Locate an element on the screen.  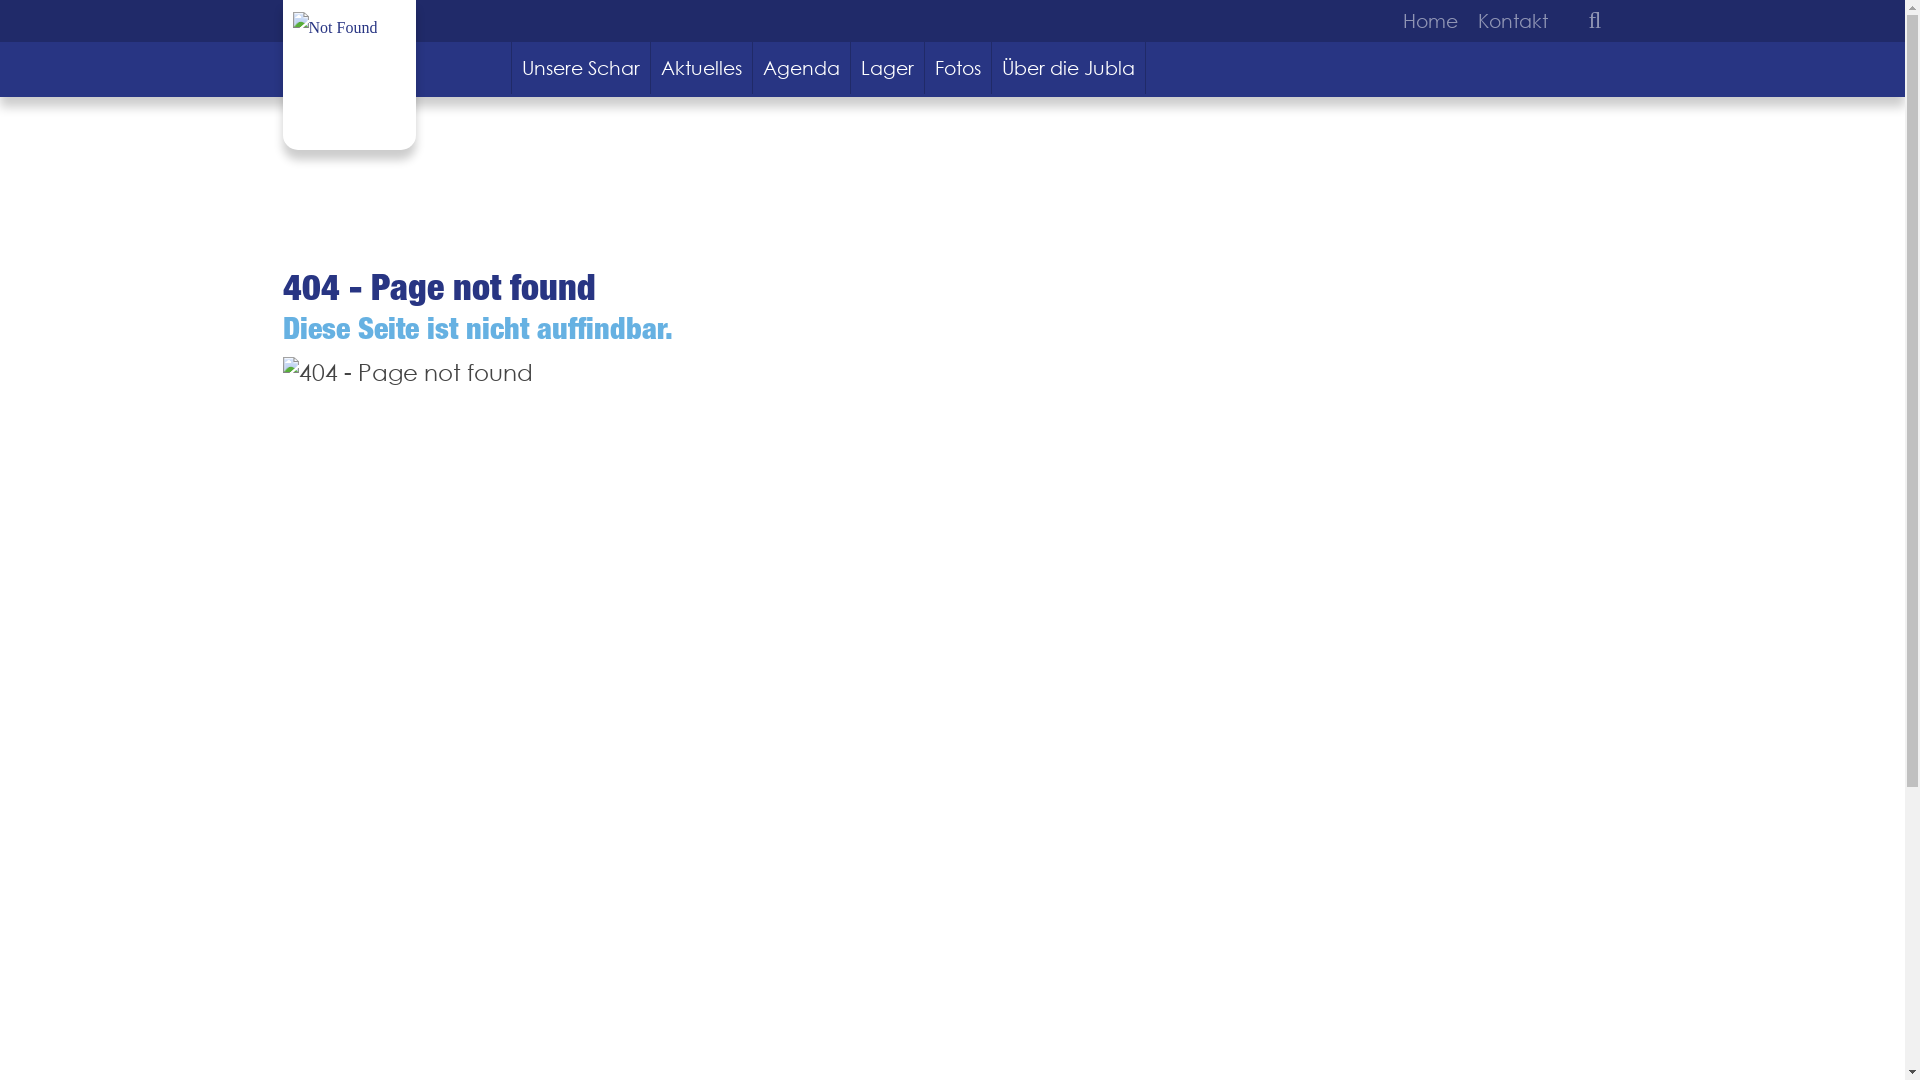
'Home' is located at coordinates (1433, 20).